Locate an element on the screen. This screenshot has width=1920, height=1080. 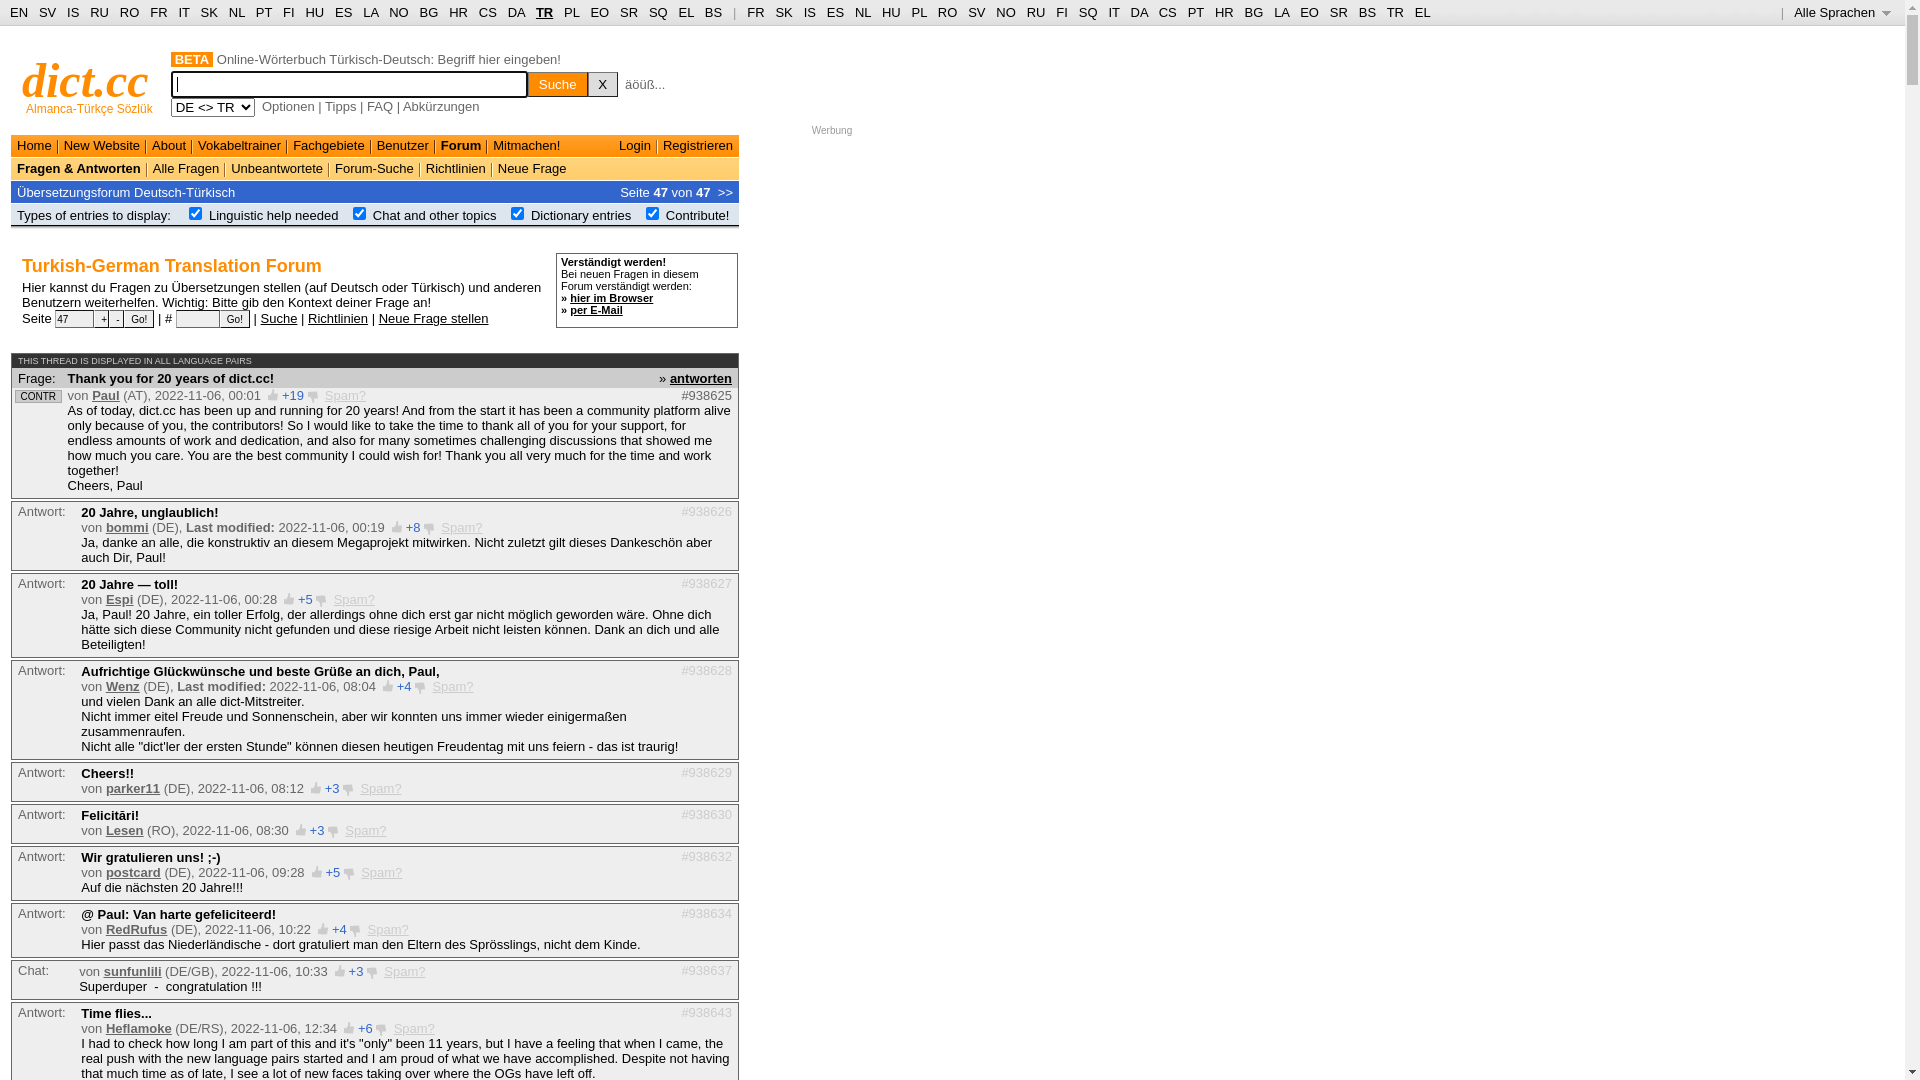
'Fragen & Antworten' is located at coordinates (78, 167).